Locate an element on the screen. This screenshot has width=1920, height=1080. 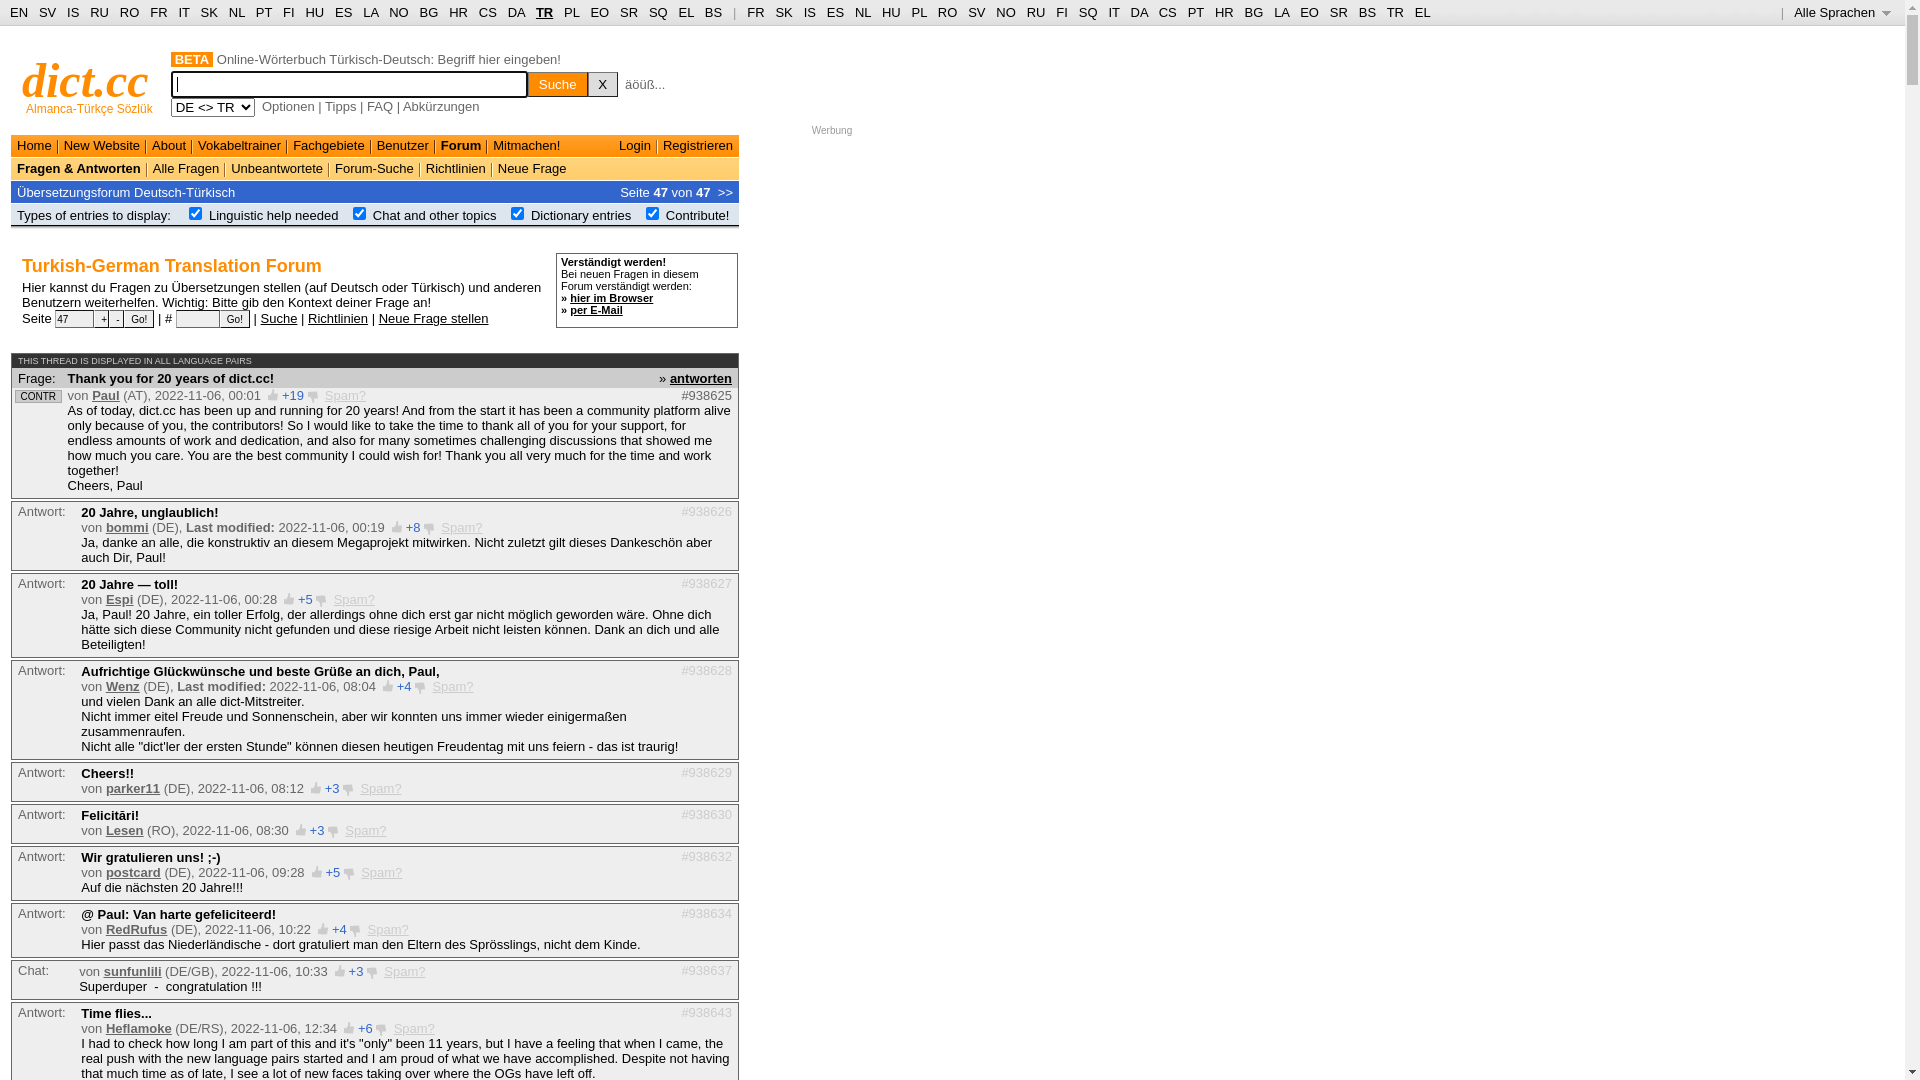
'Fragen & Antworten' is located at coordinates (78, 167).